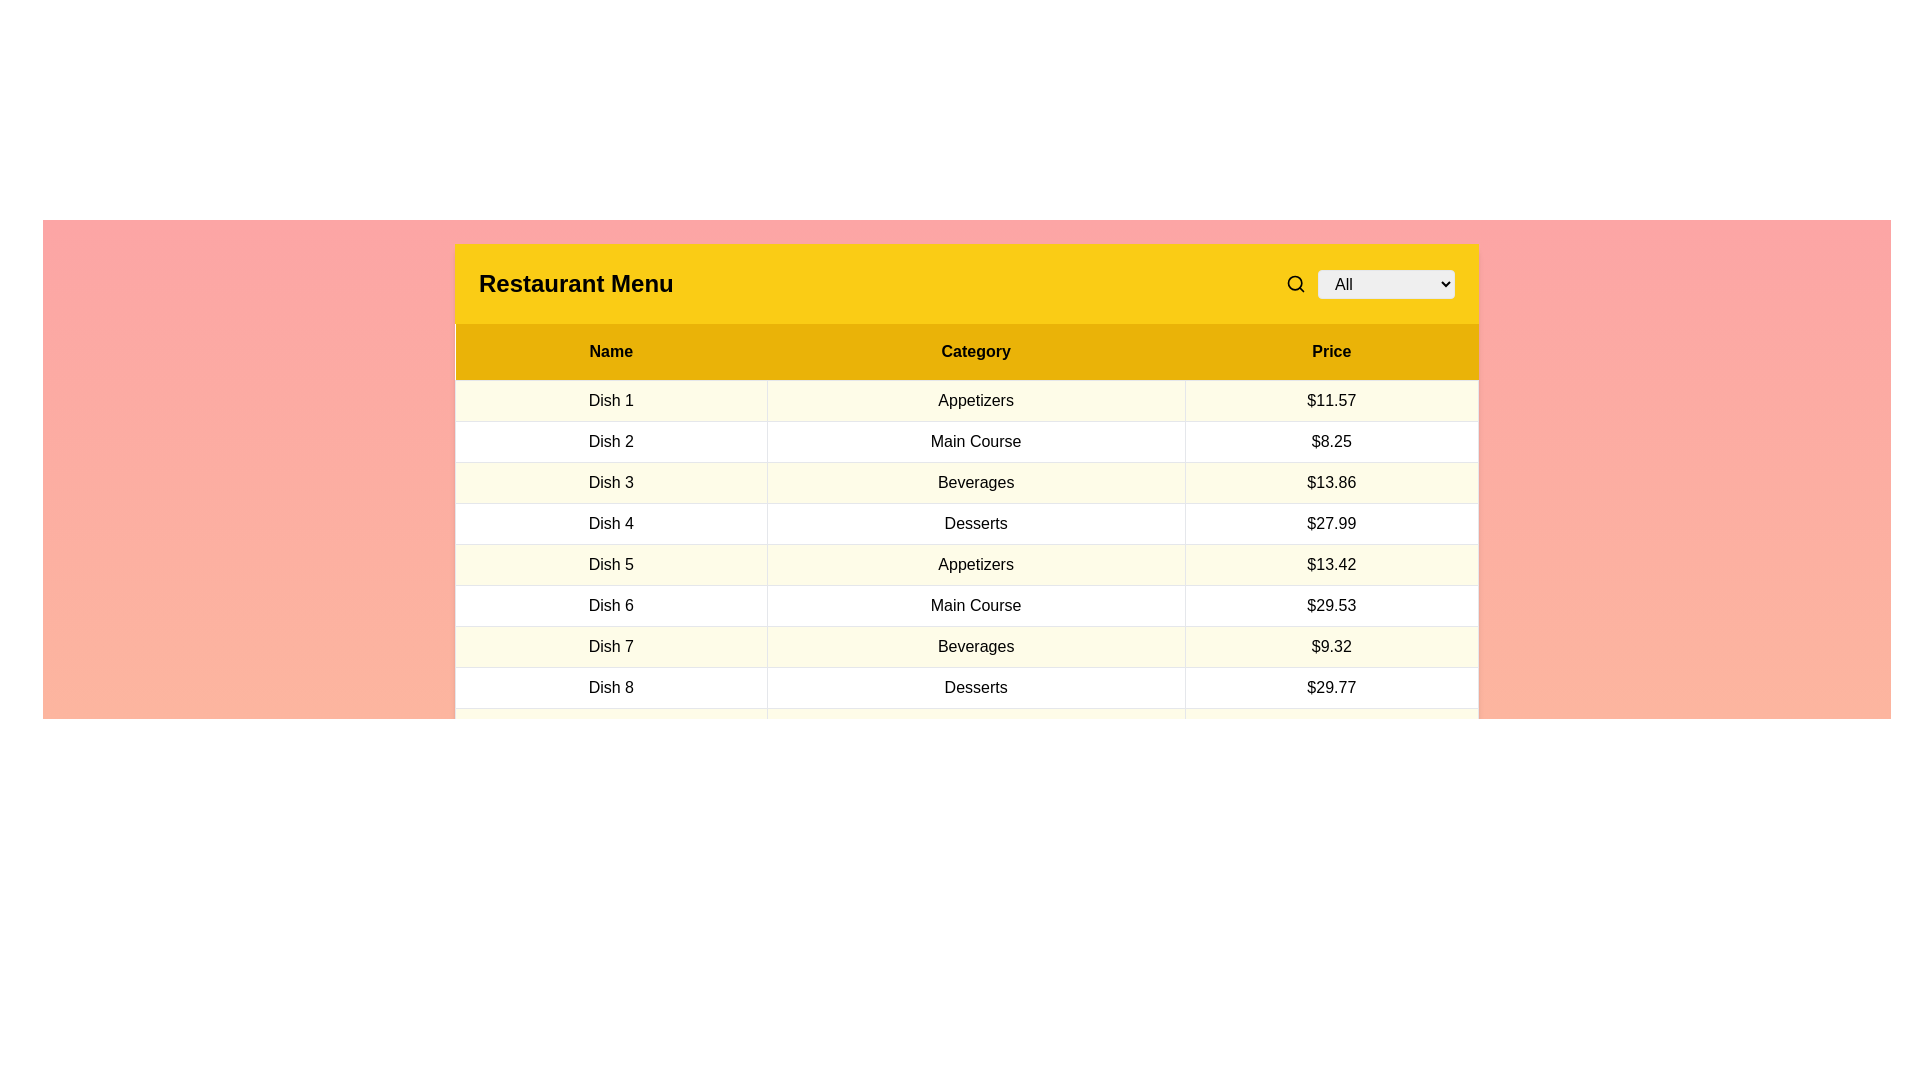 The image size is (1920, 1080). Describe the element at coordinates (1385, 284) in the screenshot. I see `the category Beverages in the dropdown menu` at that location.